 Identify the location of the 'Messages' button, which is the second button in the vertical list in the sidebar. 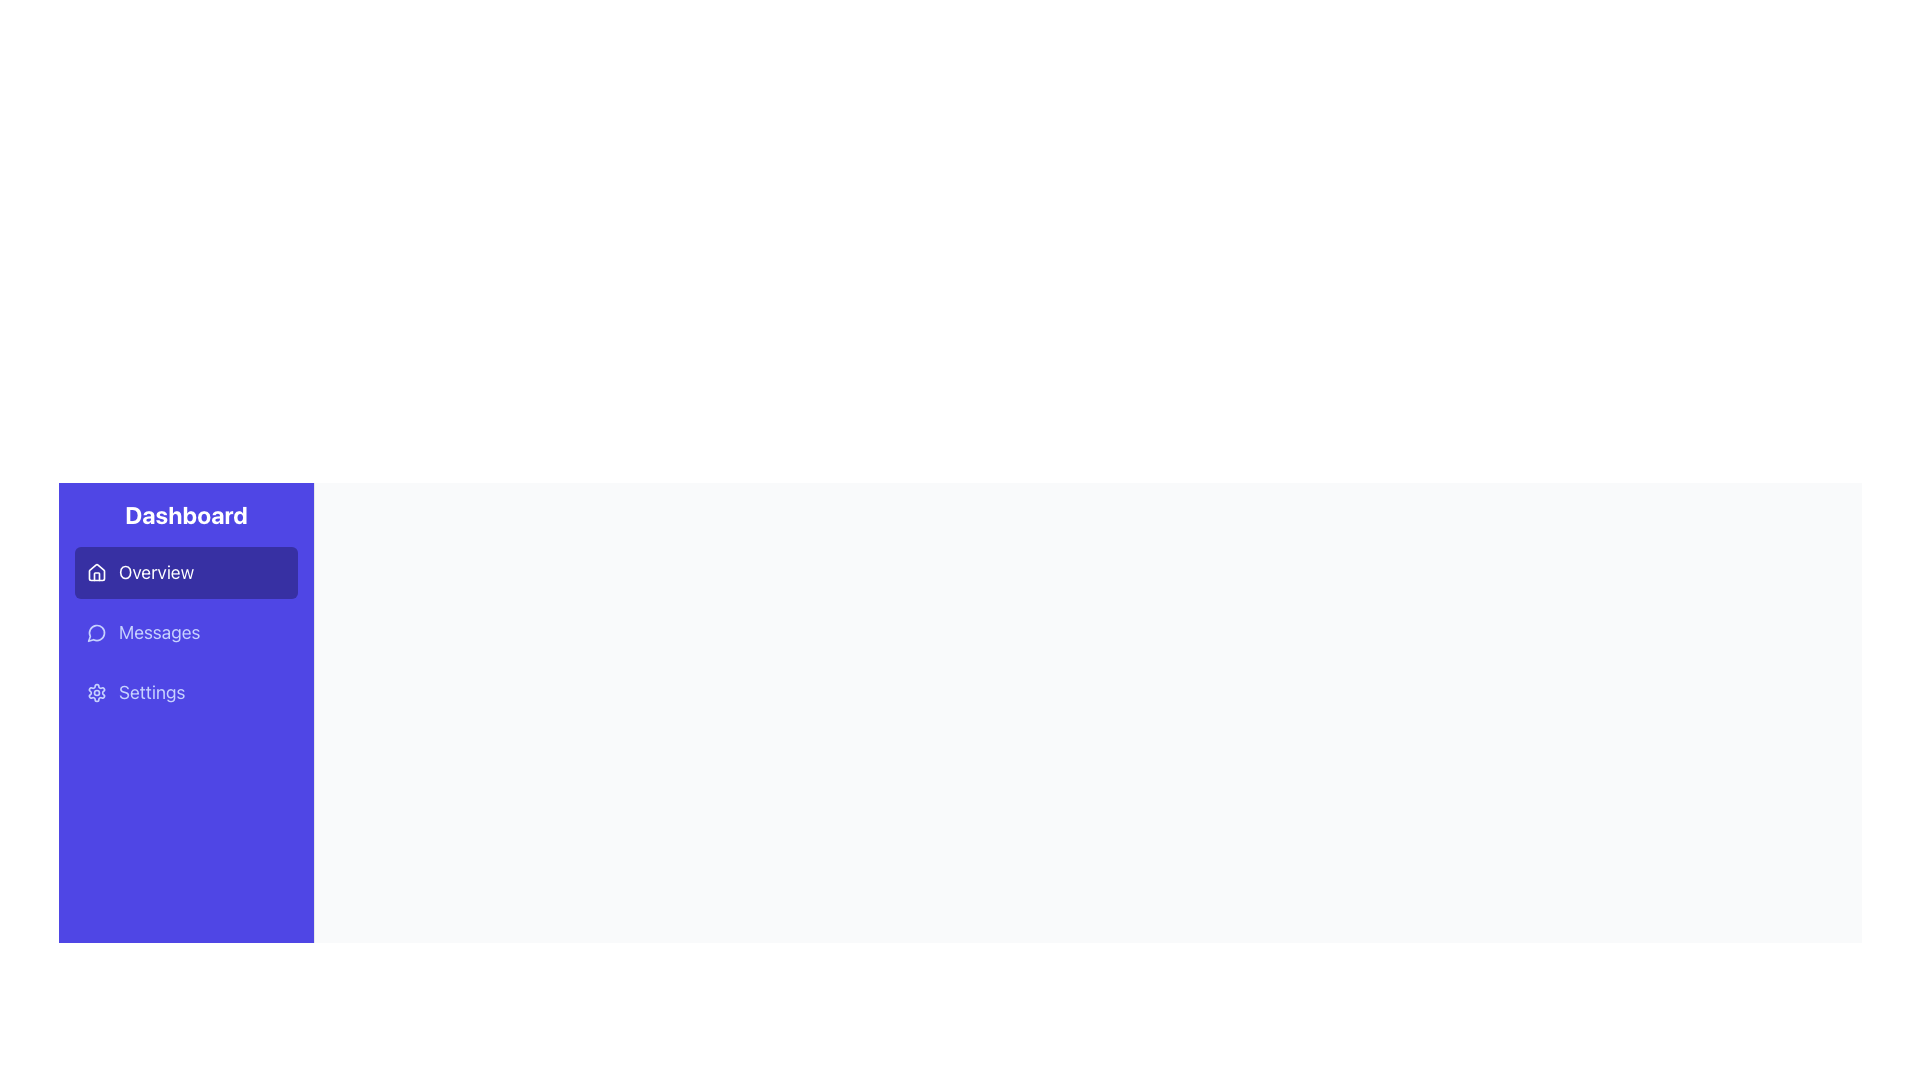
(186, 632).